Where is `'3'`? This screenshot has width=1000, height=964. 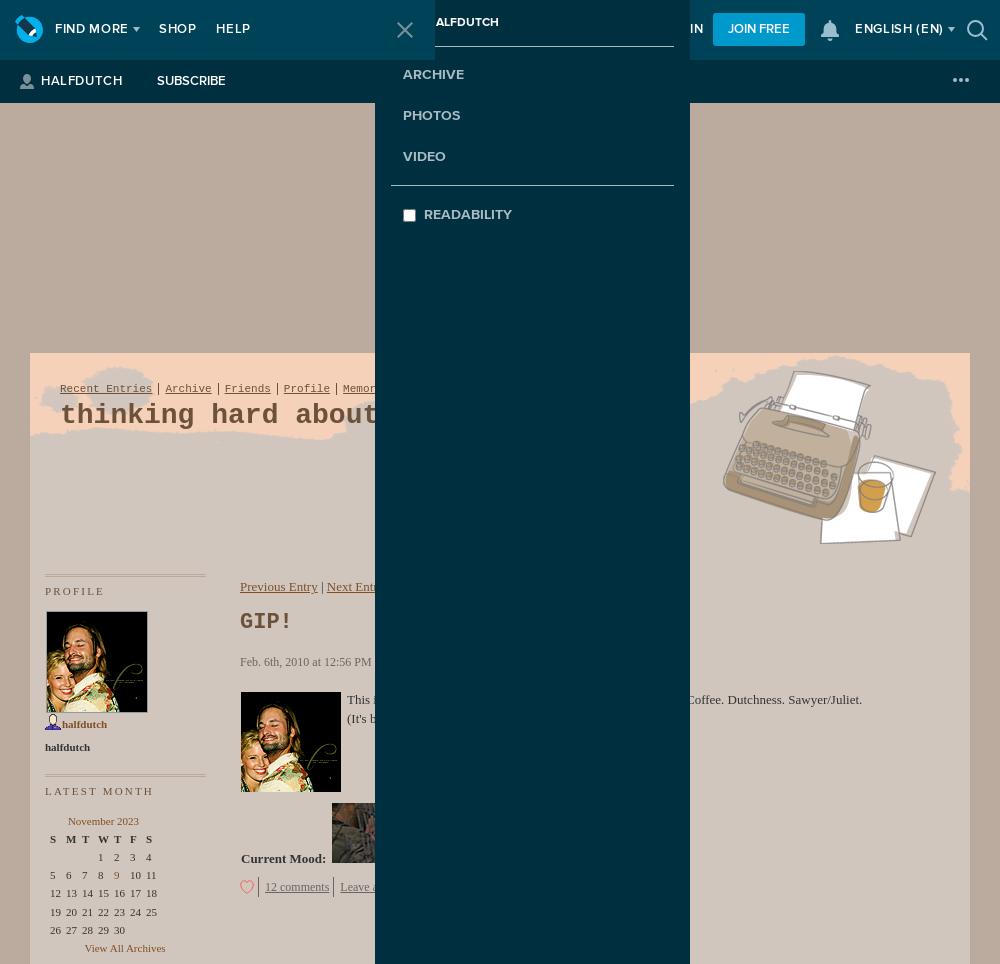
'3' is located at coordinates (132, 856).